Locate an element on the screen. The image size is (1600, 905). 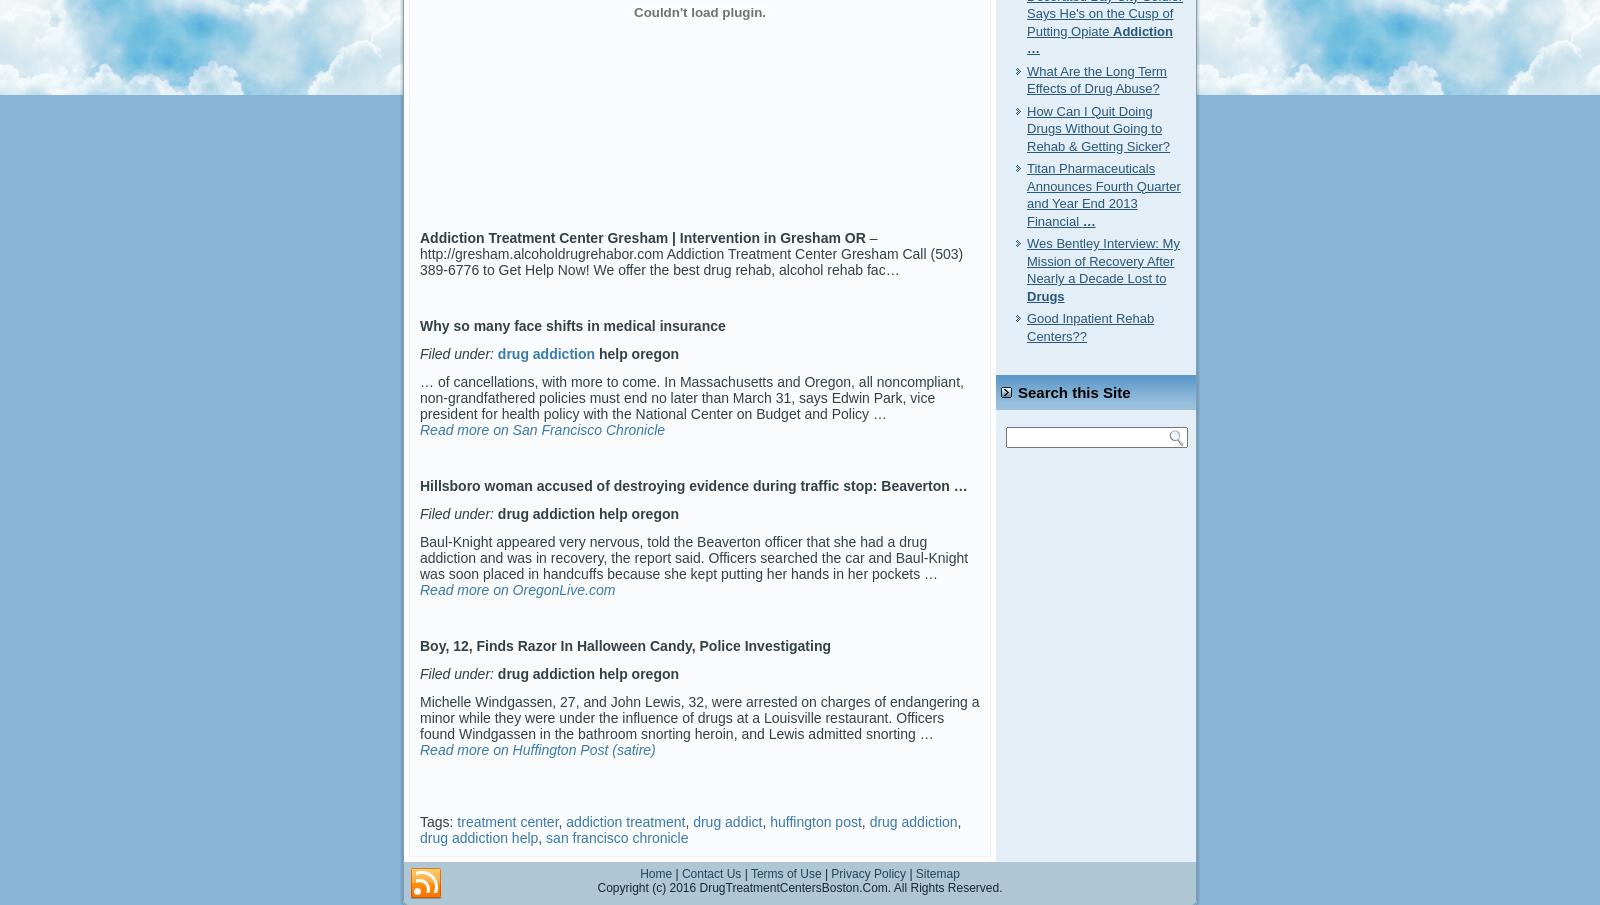
'Privacy Policy' is located at coordinates (867, 873).